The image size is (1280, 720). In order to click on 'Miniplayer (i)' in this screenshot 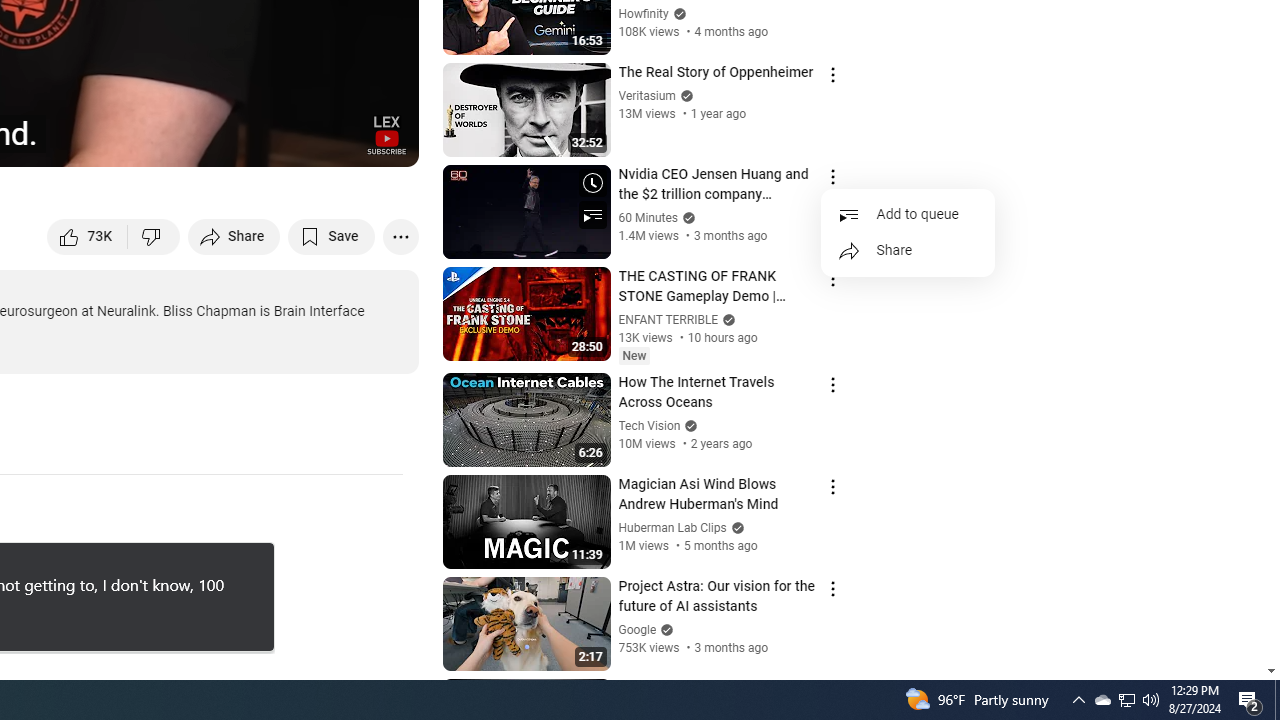, I will do `click(285, 141)`.